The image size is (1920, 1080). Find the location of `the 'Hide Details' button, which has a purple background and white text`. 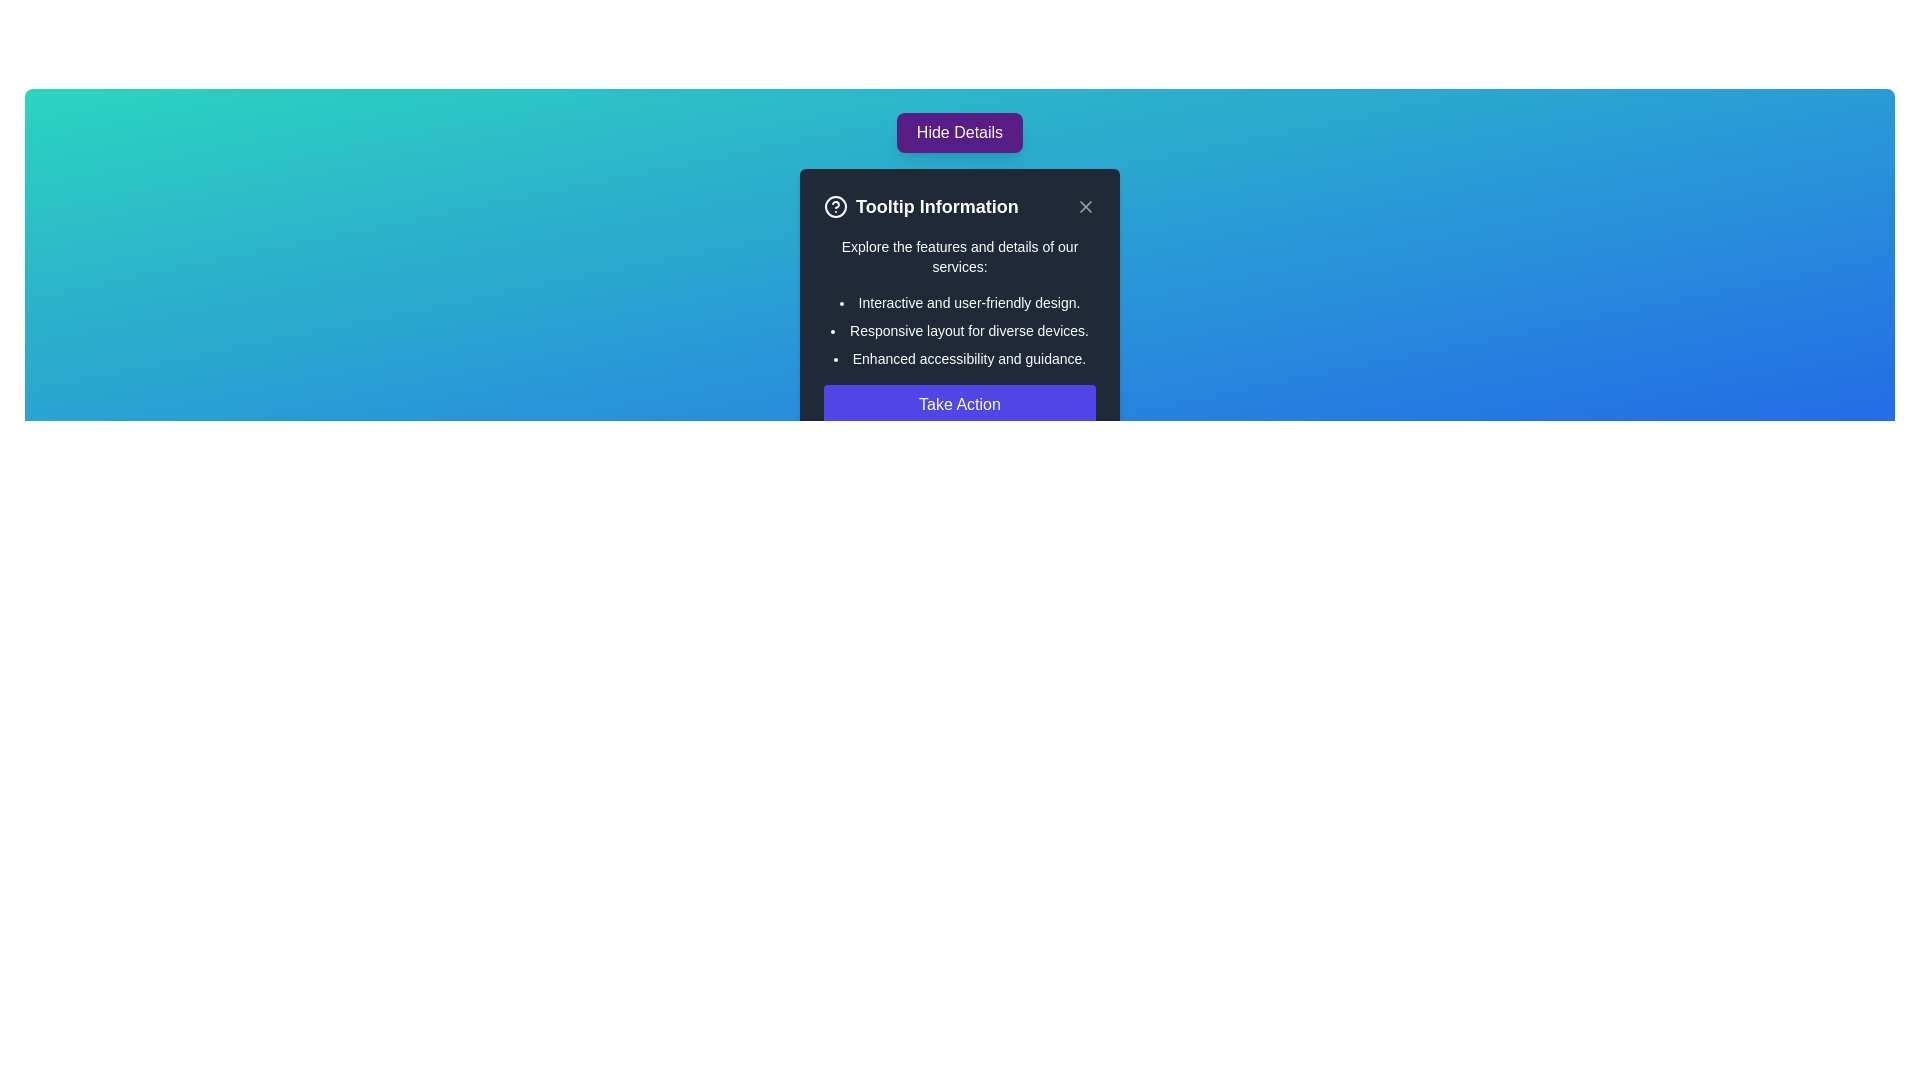

the 'Hide Details' button, which has a purple background and white text is located at coordinates (960, 132).